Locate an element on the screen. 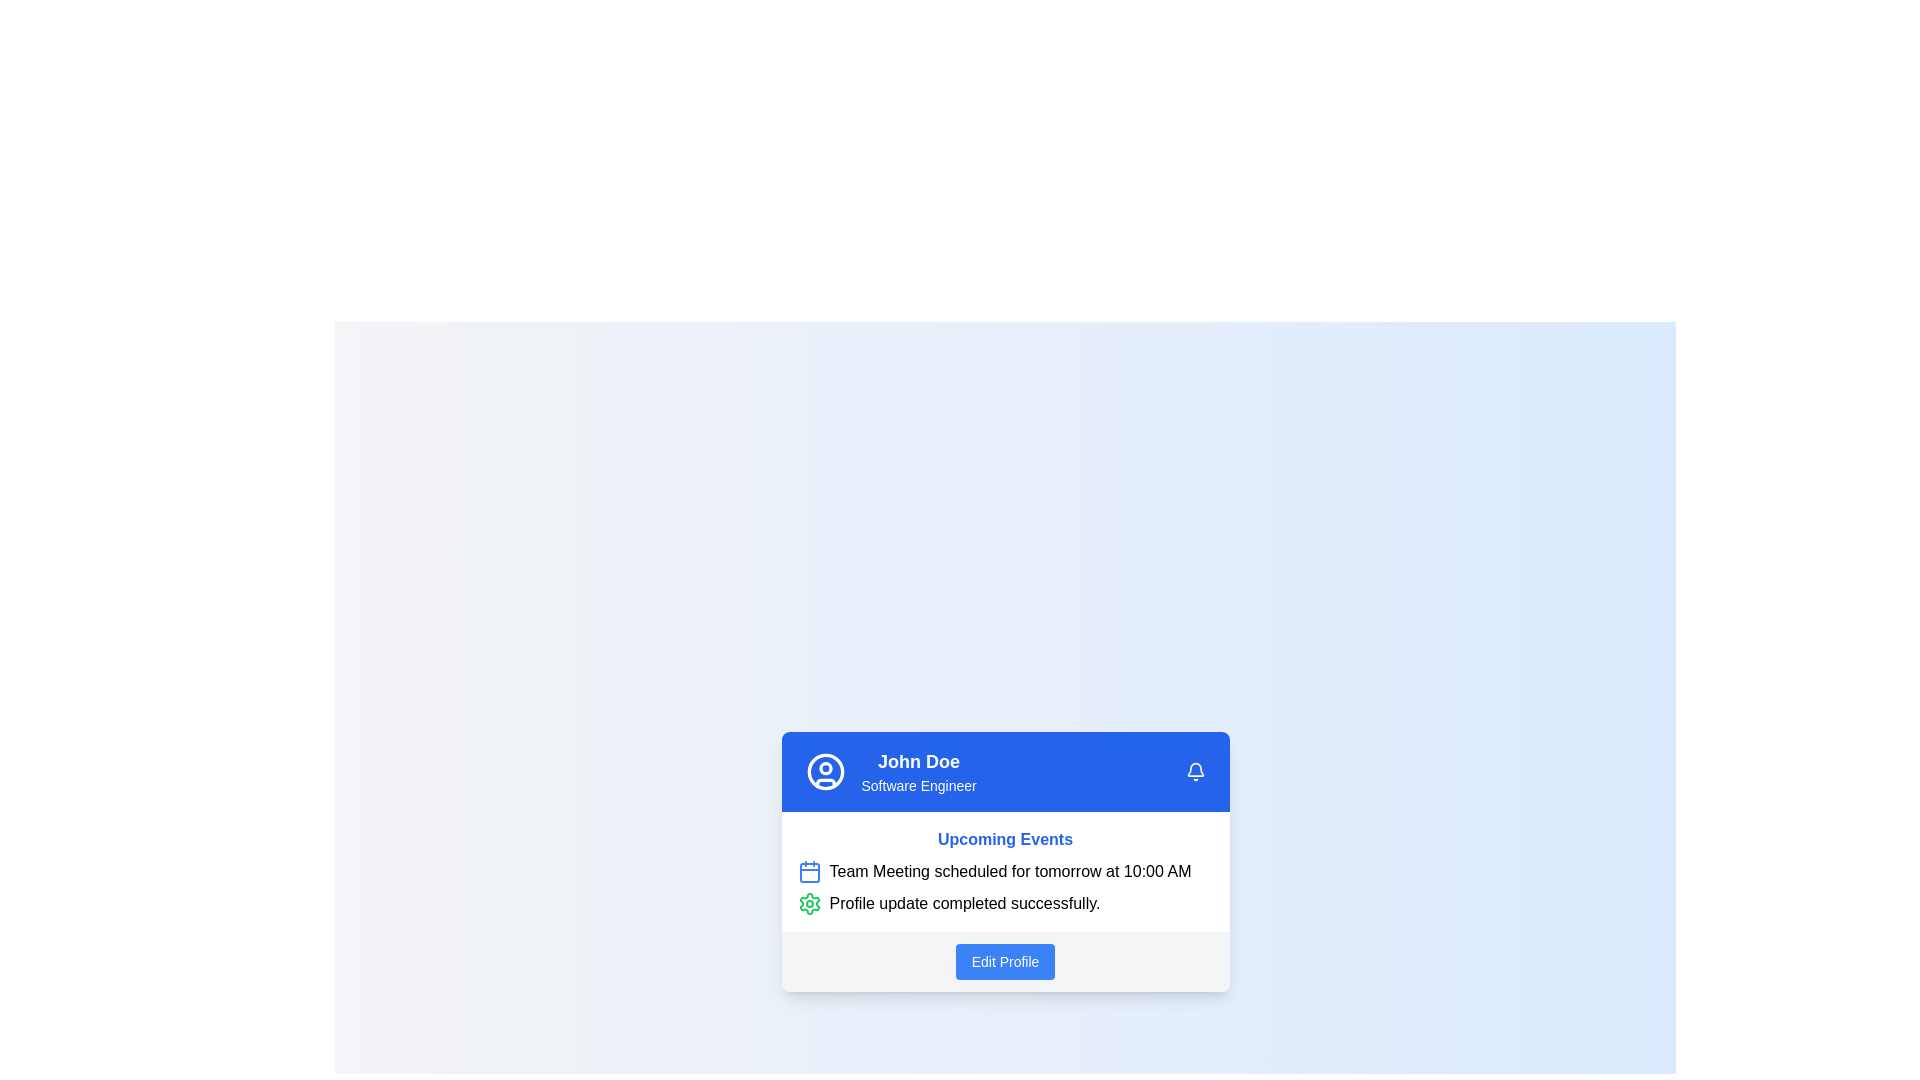 This screenshot has width=1920, height=1080. the text label reading 'Team Meeting scheduled for tomorrow at 10:00 AM' located in the 'Upcoming Events' section, aligned with a blue calendar icon is located at coordinates (1010, 870).